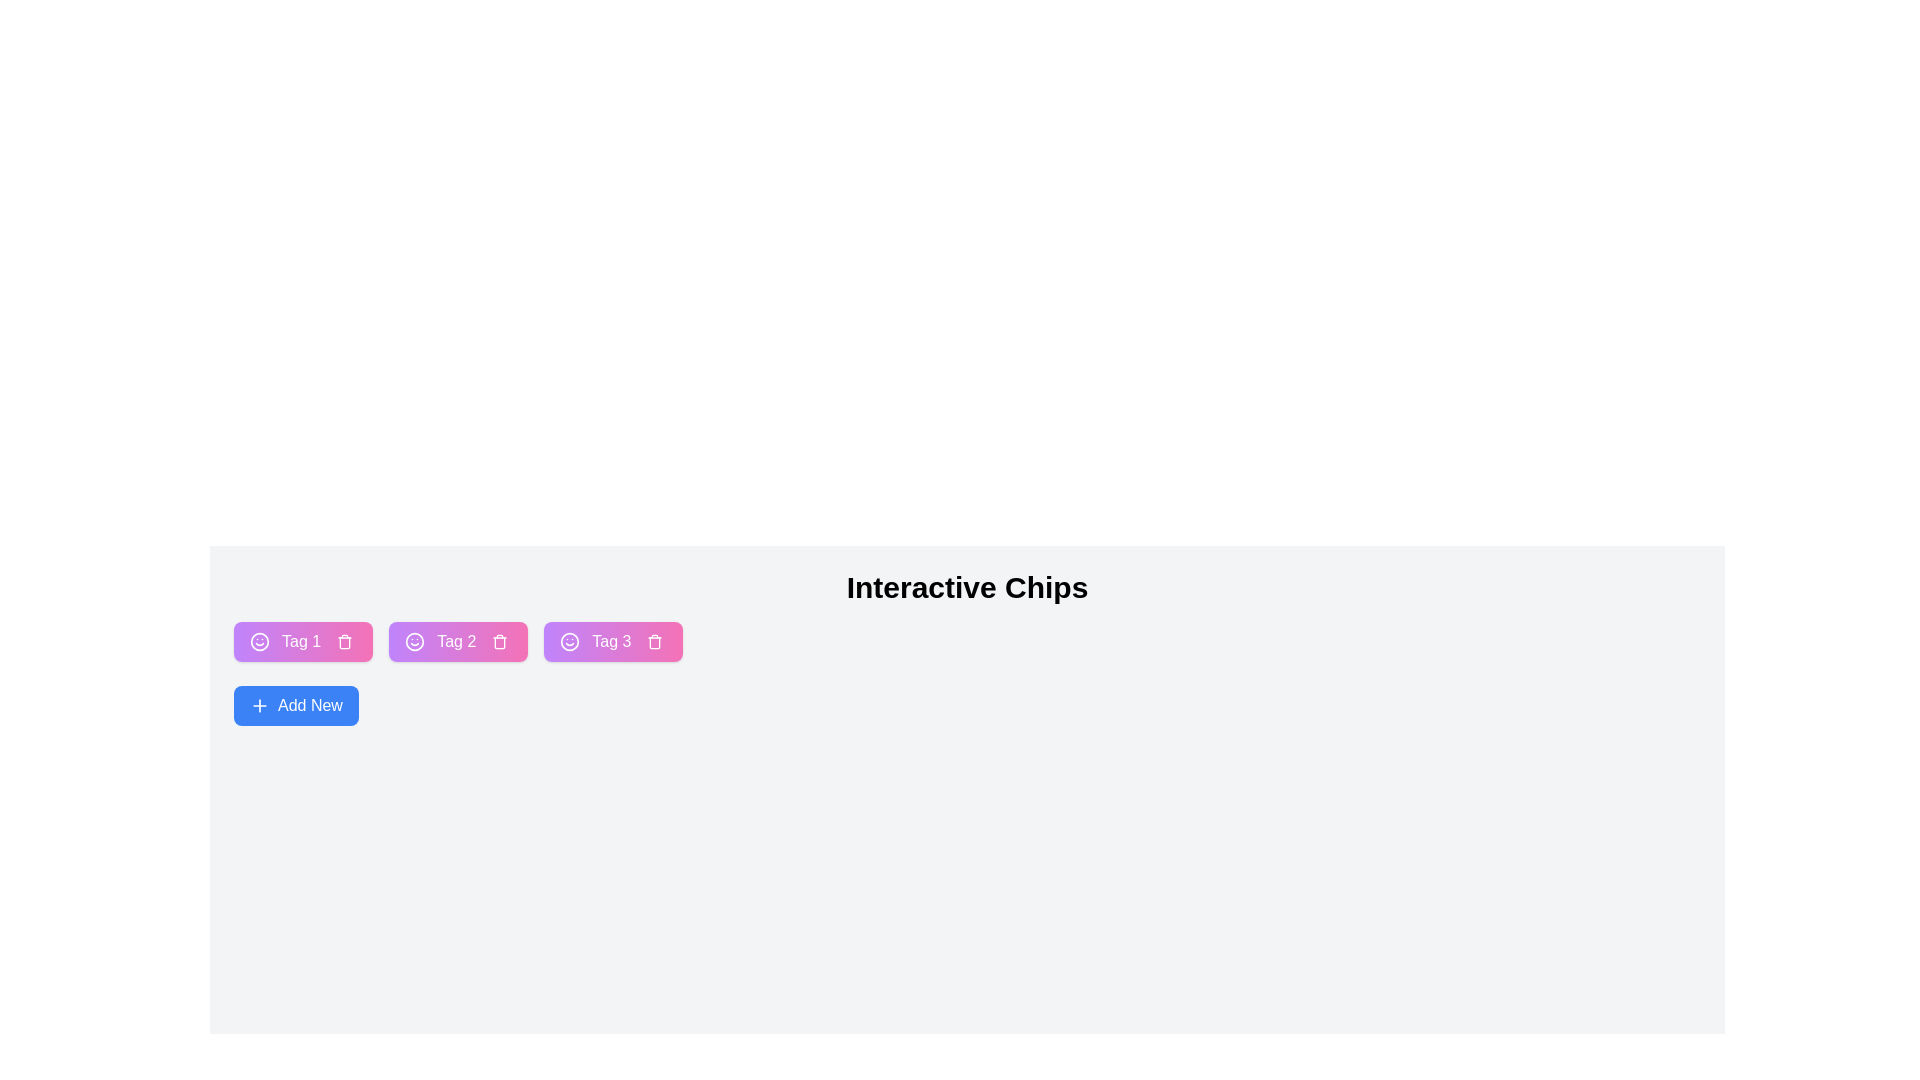 This screenshot has height=1080, width=1920. Describe the element at coordinates (455, 641) in the screenshot. I see `the label of the chip named Tag 2 to select its text` at that location.